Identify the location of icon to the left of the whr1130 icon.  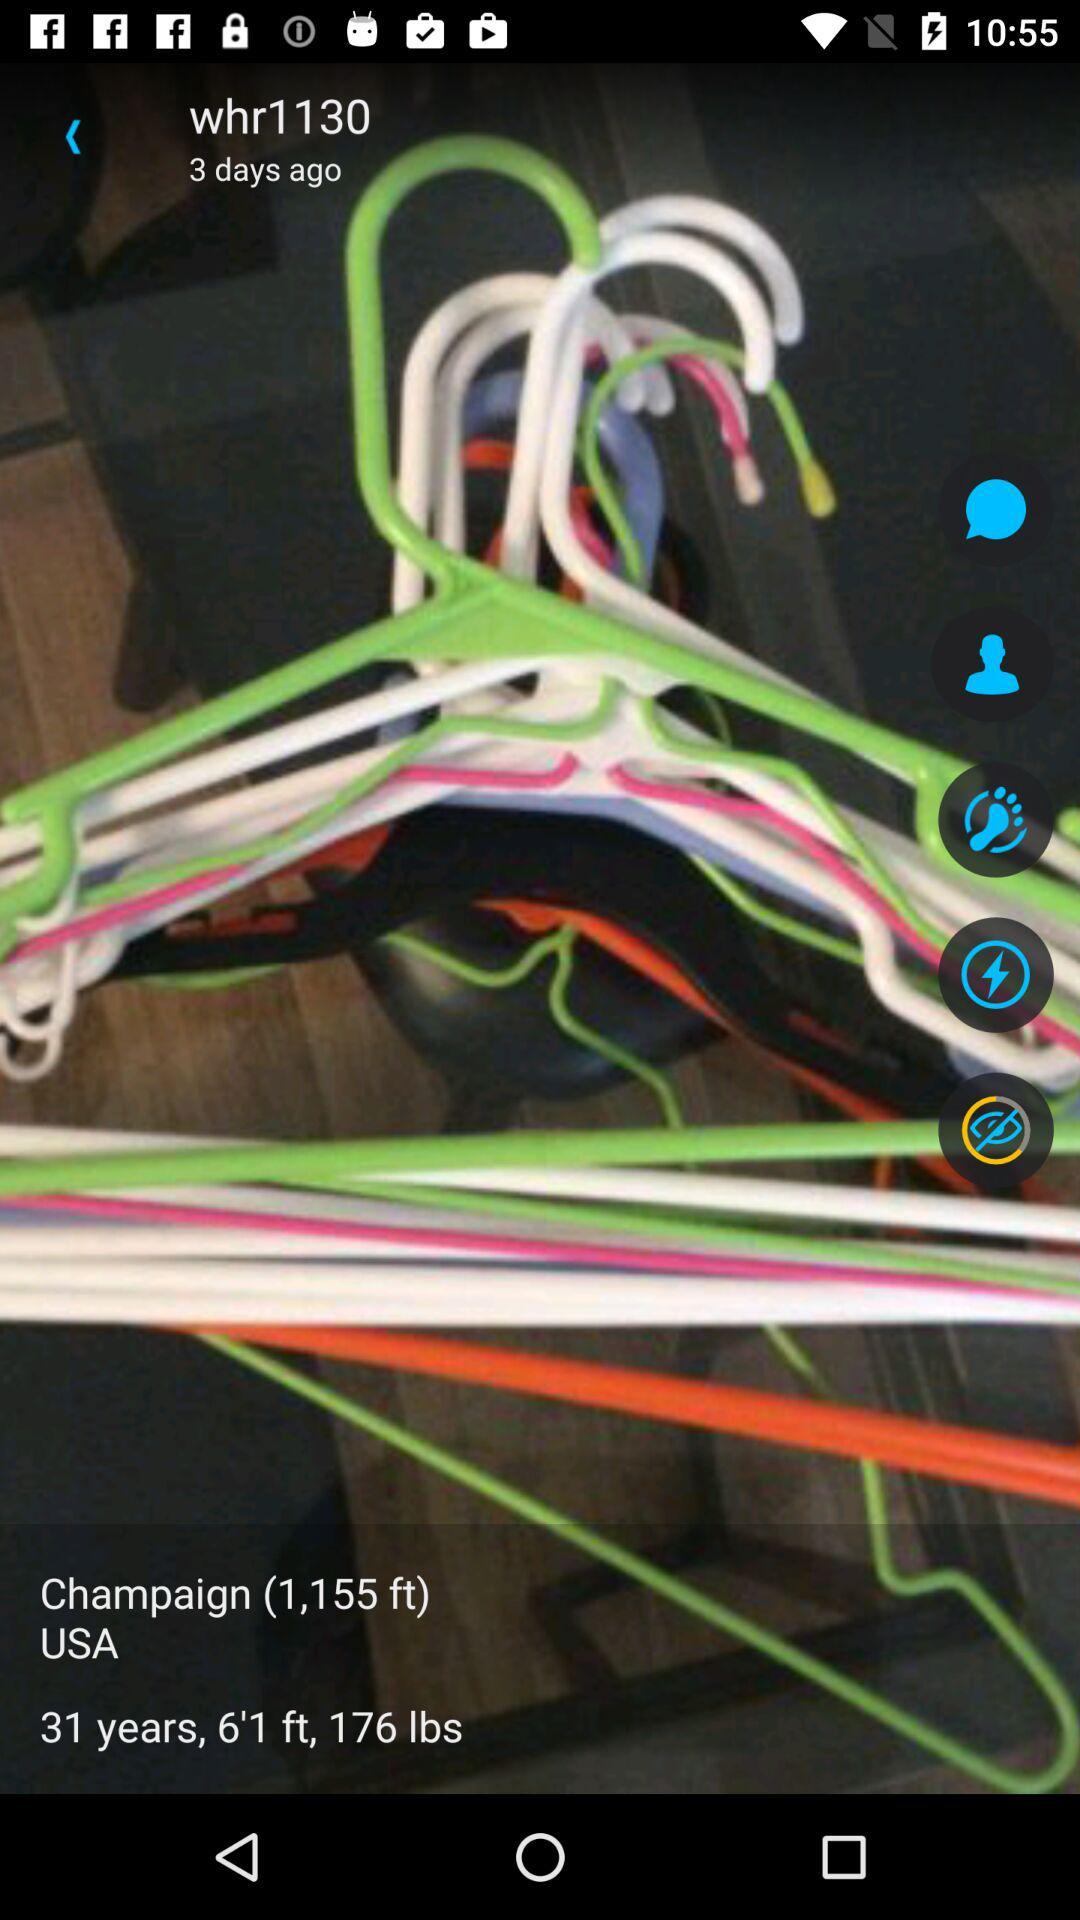
(72, 135).